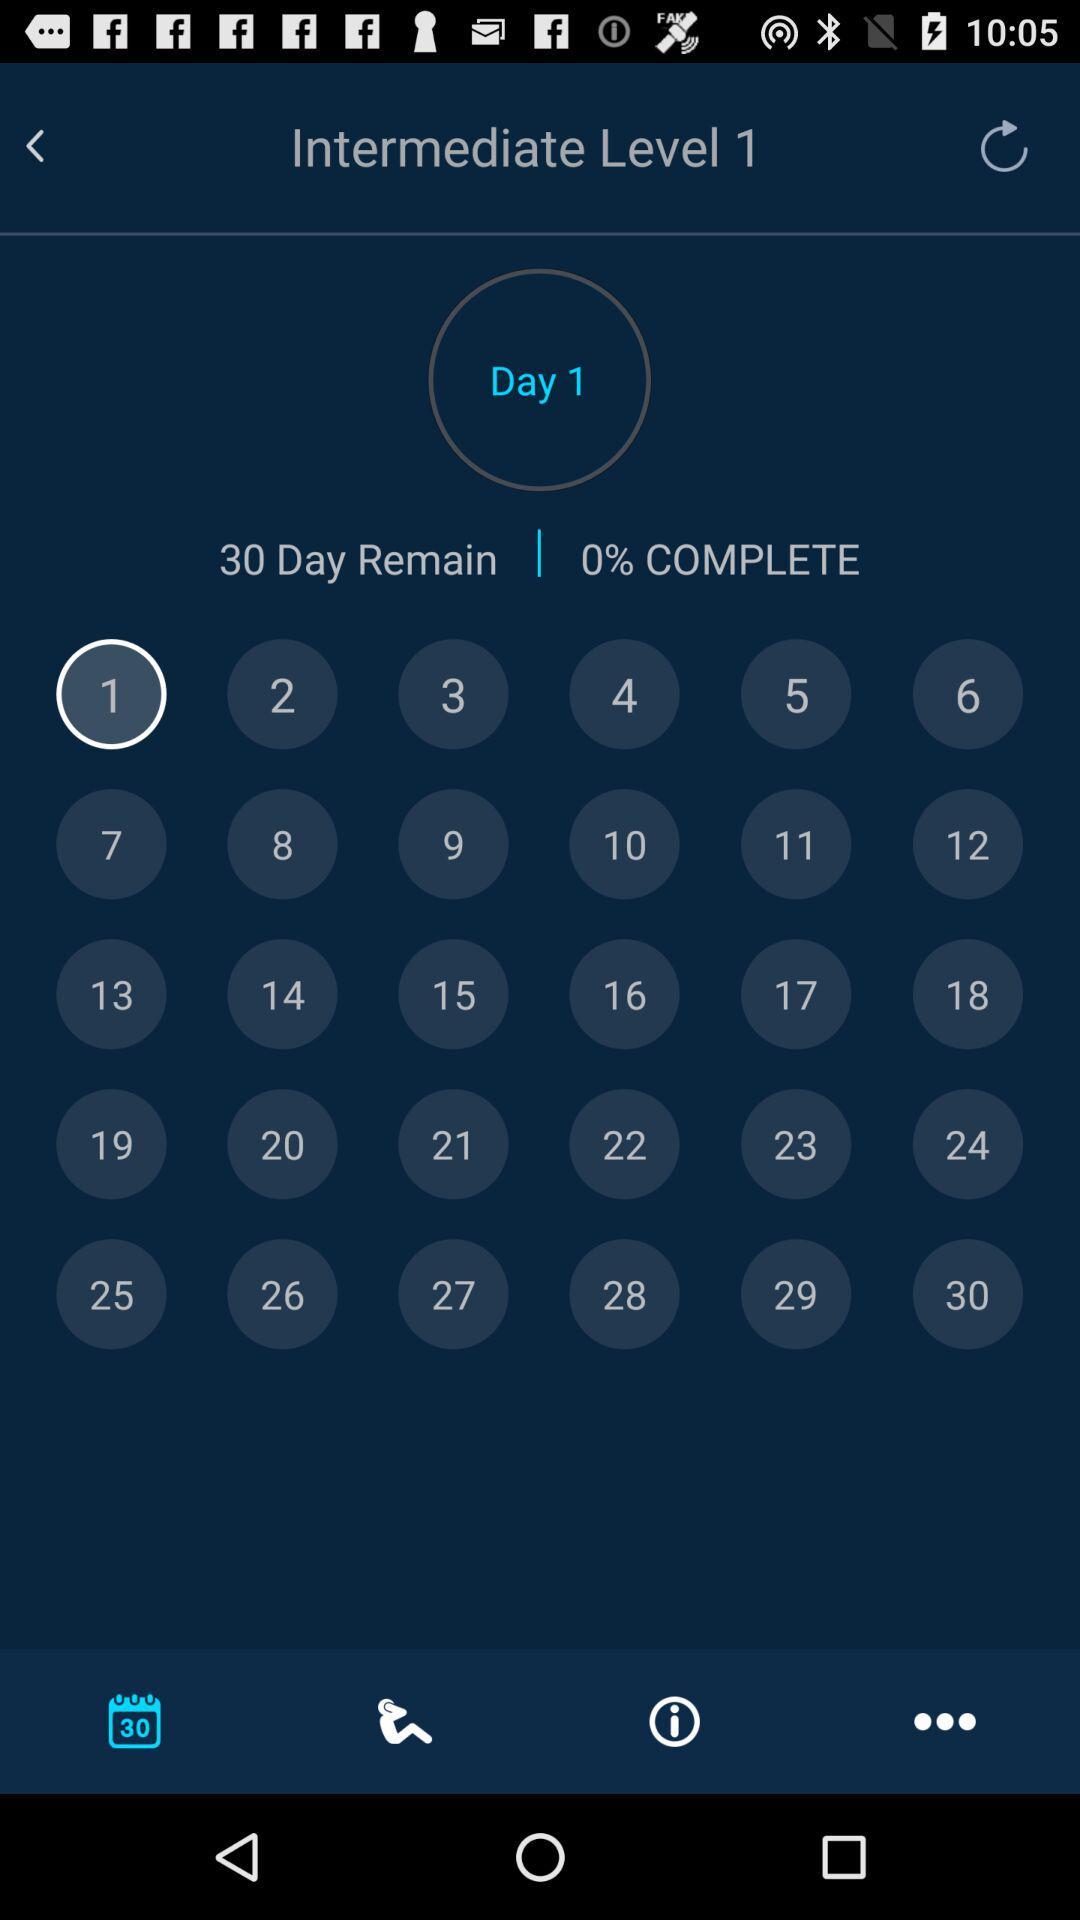 The height and width of the screenshot is (1920, 1080). I want to click on day 23, so click(795, 1144).